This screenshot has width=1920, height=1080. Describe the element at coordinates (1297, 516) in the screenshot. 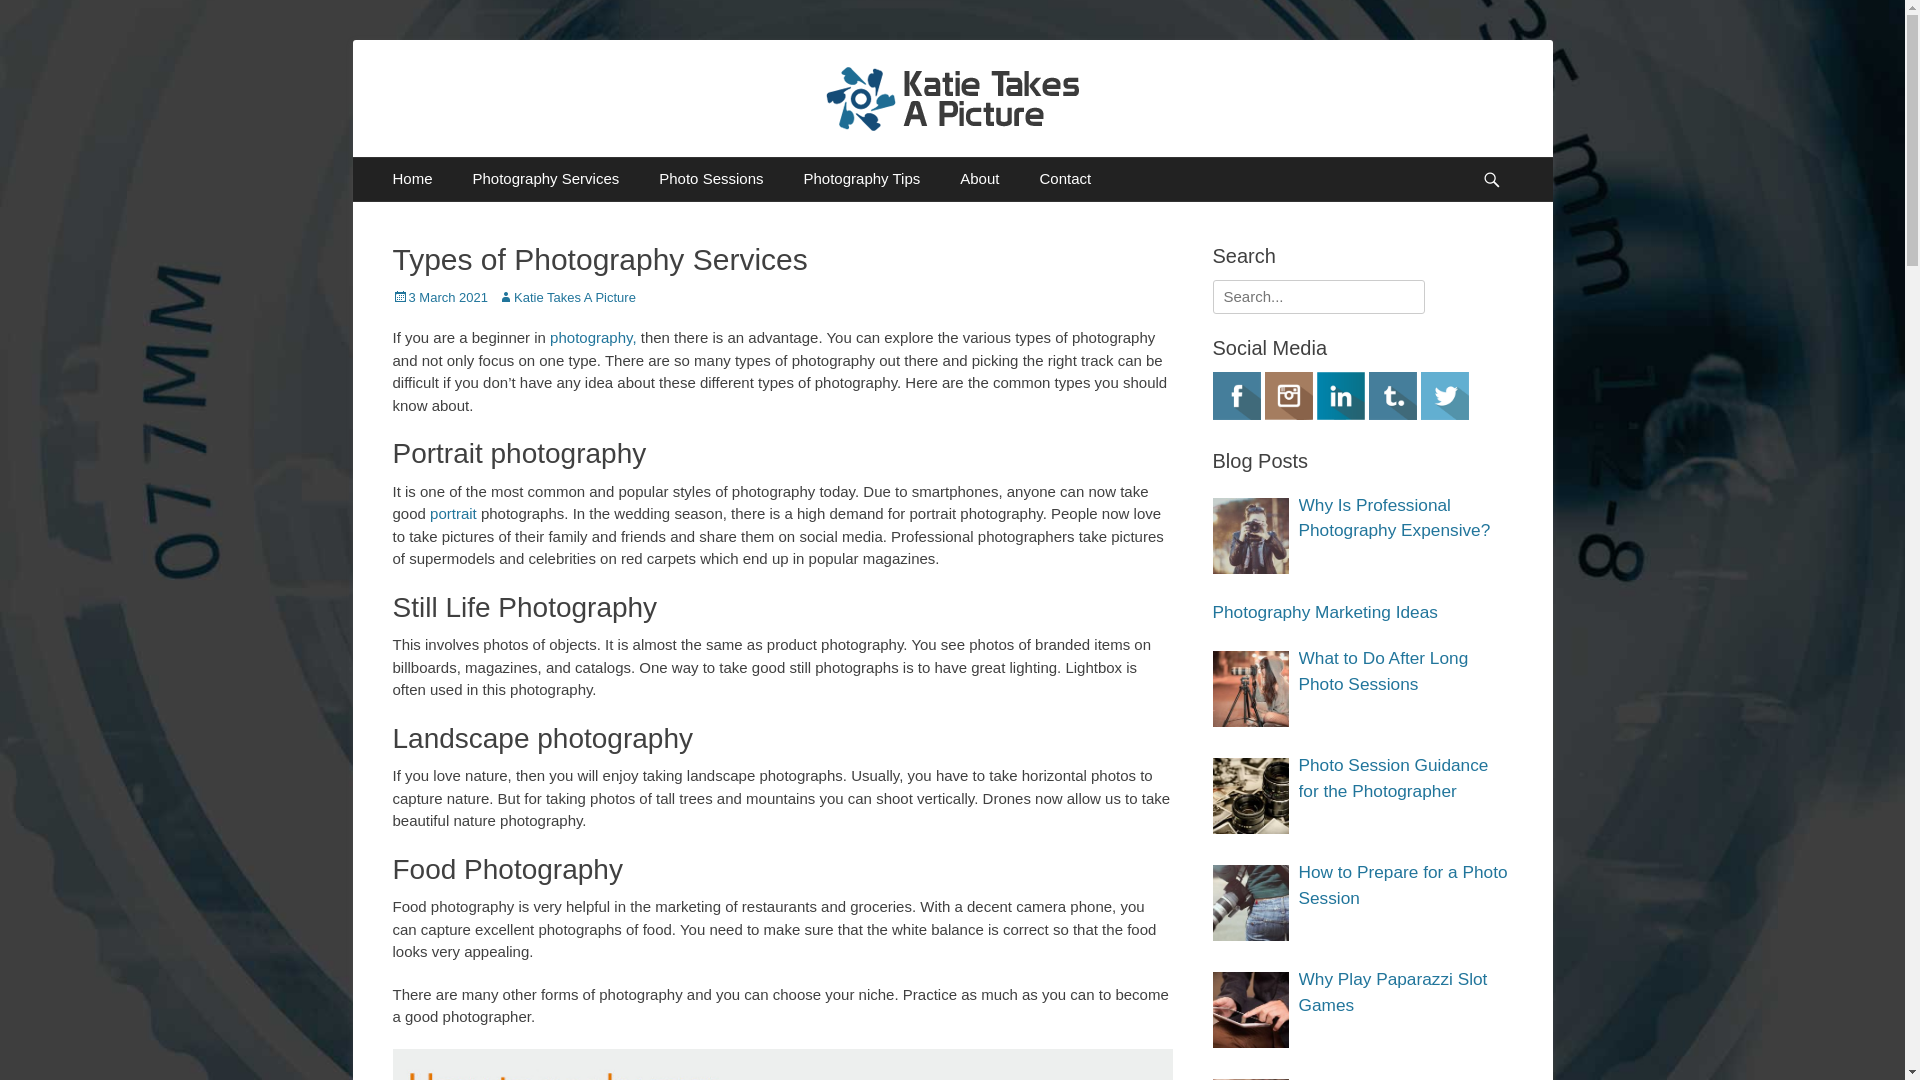

I see `'Why Is Professional Photography Expensive?'` at that location.